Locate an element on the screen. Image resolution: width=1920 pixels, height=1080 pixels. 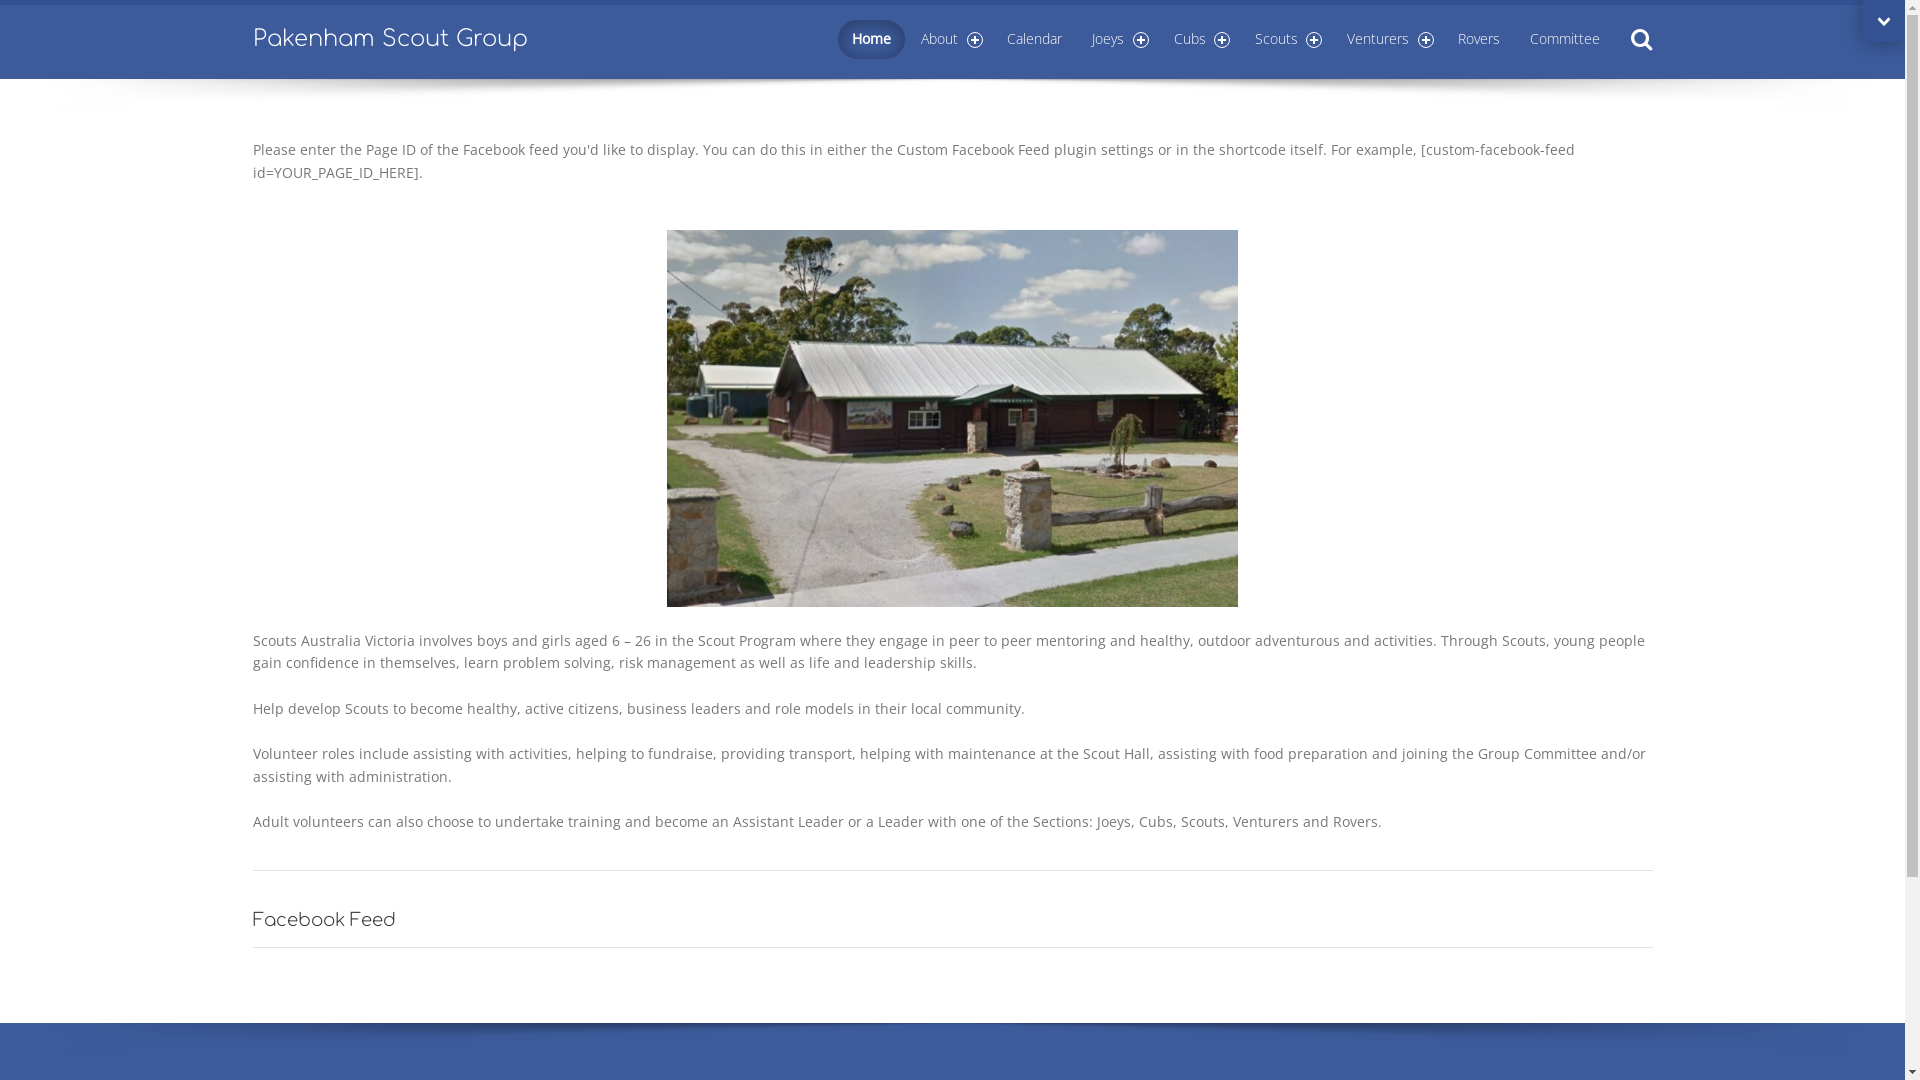
'Calendar' is located at coordinates (1034, 39).